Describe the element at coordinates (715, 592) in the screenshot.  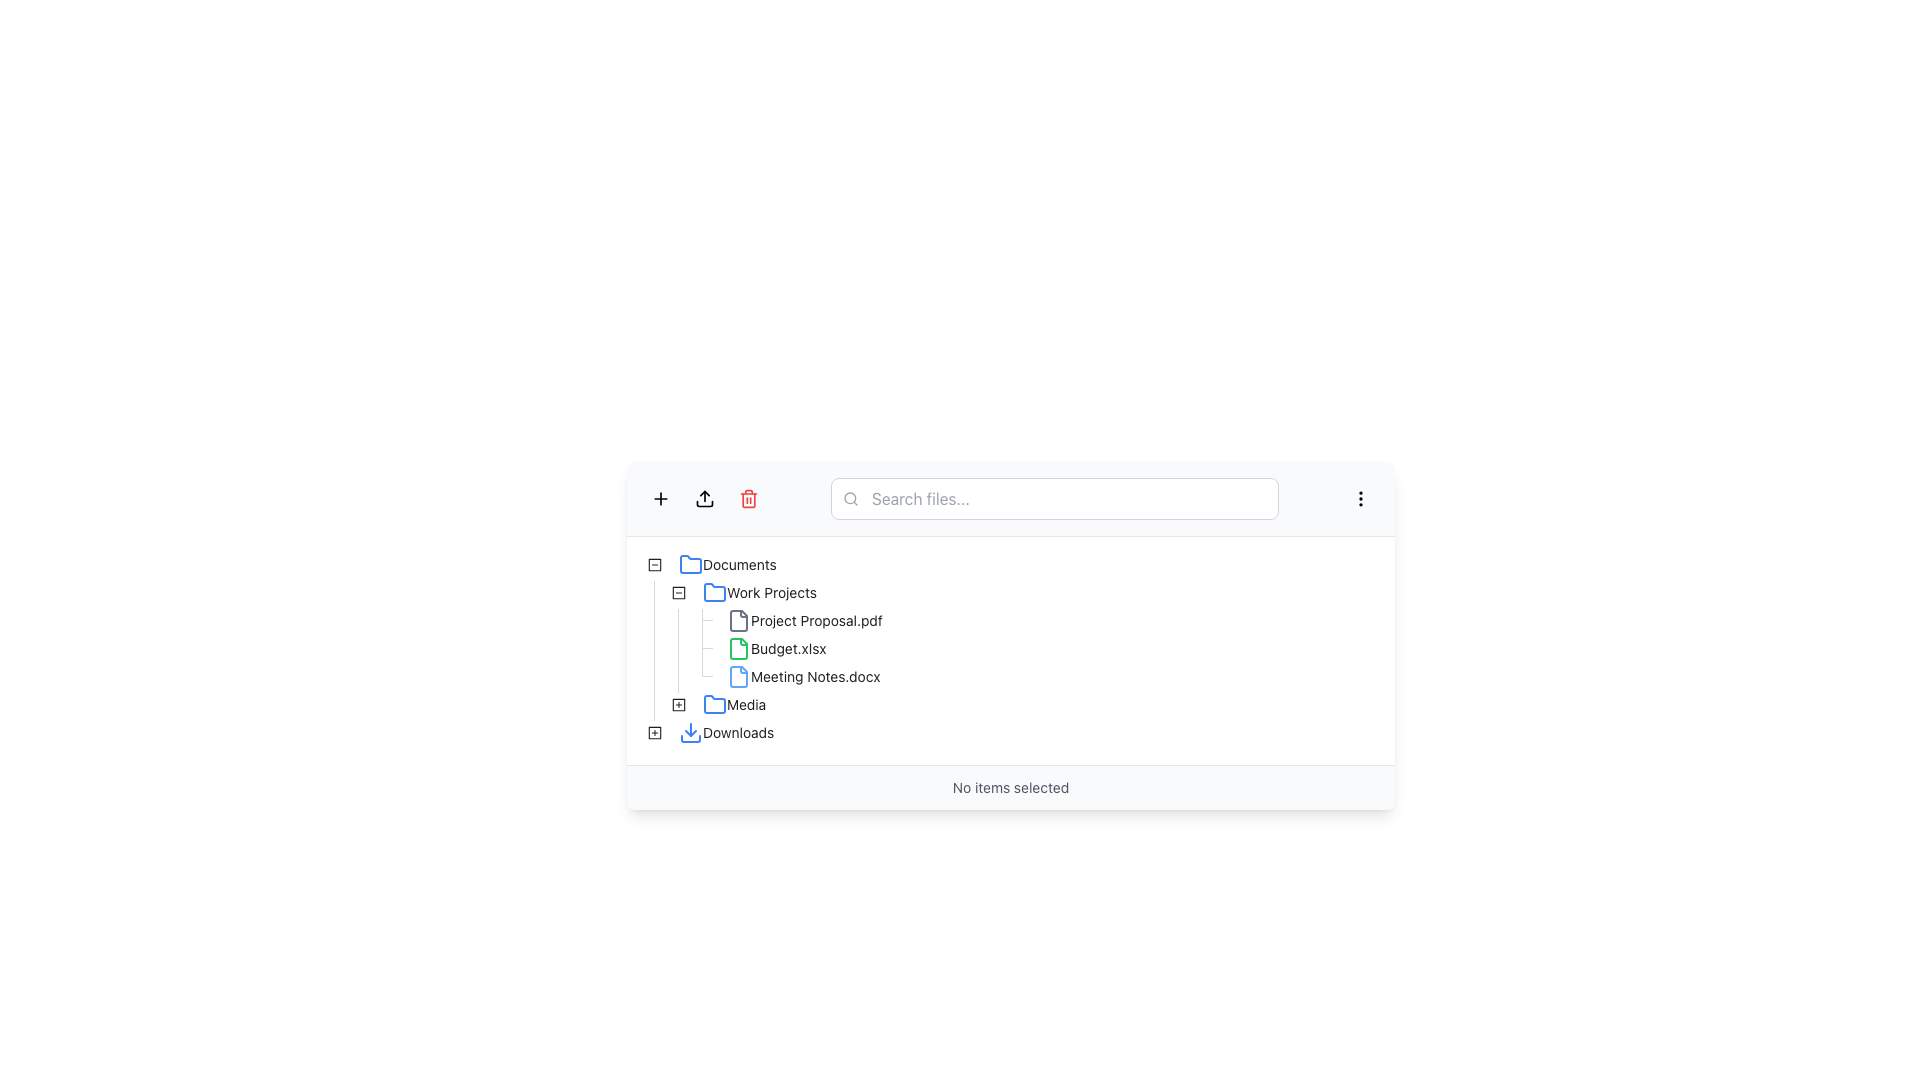
I see `the blue folder icon` at that location.